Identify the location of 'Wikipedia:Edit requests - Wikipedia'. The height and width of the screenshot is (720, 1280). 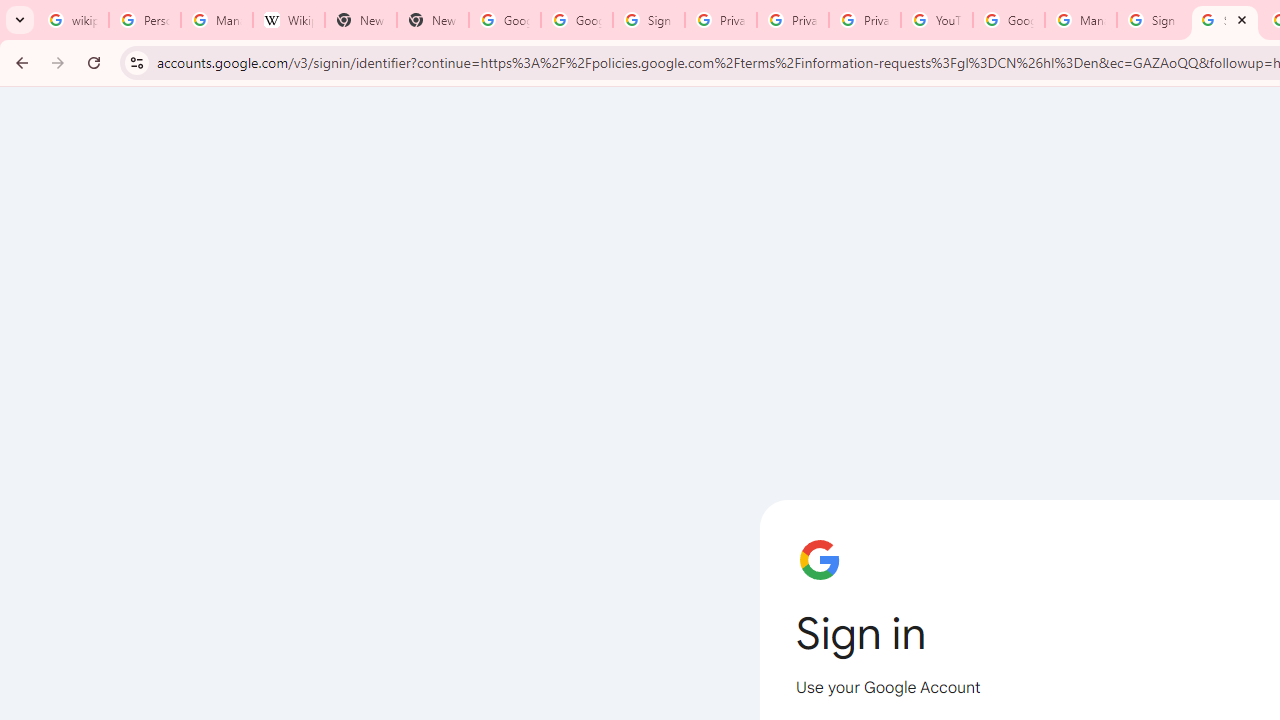
(288, 20).